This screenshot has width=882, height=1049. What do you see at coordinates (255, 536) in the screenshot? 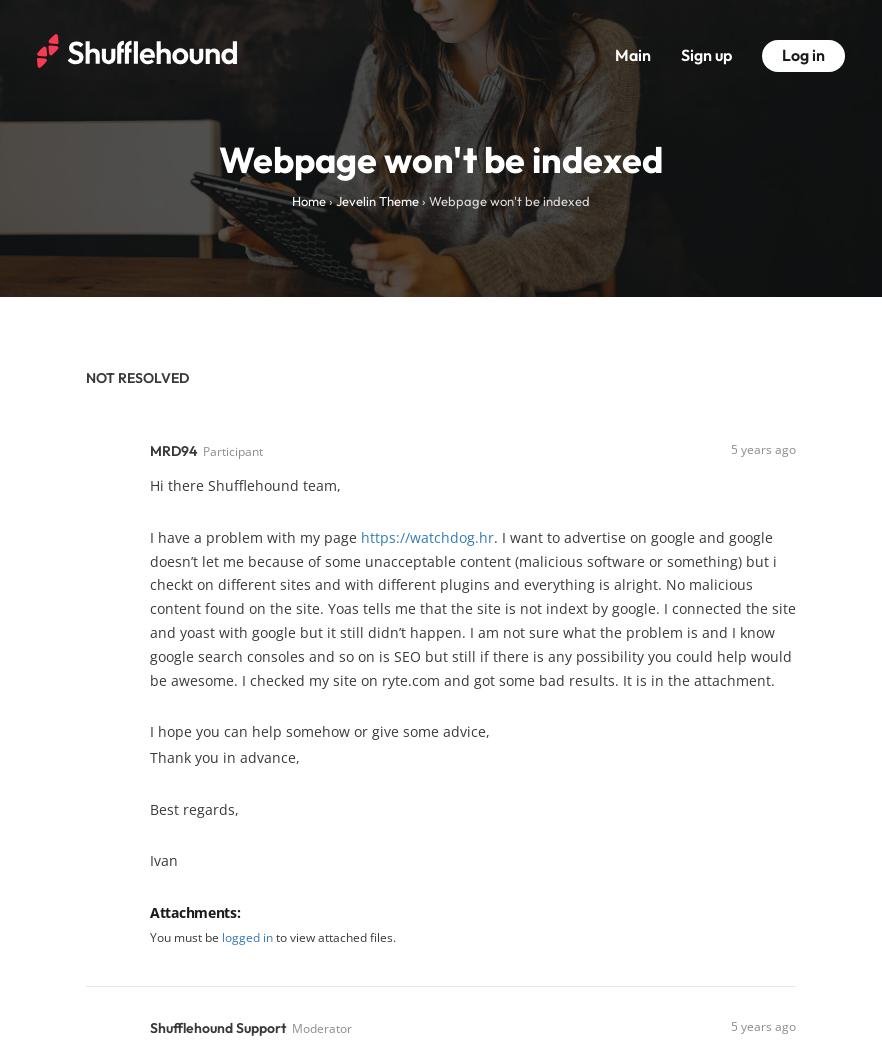
I see `'I have a problem with my page'` at bounding box center [255, 536].